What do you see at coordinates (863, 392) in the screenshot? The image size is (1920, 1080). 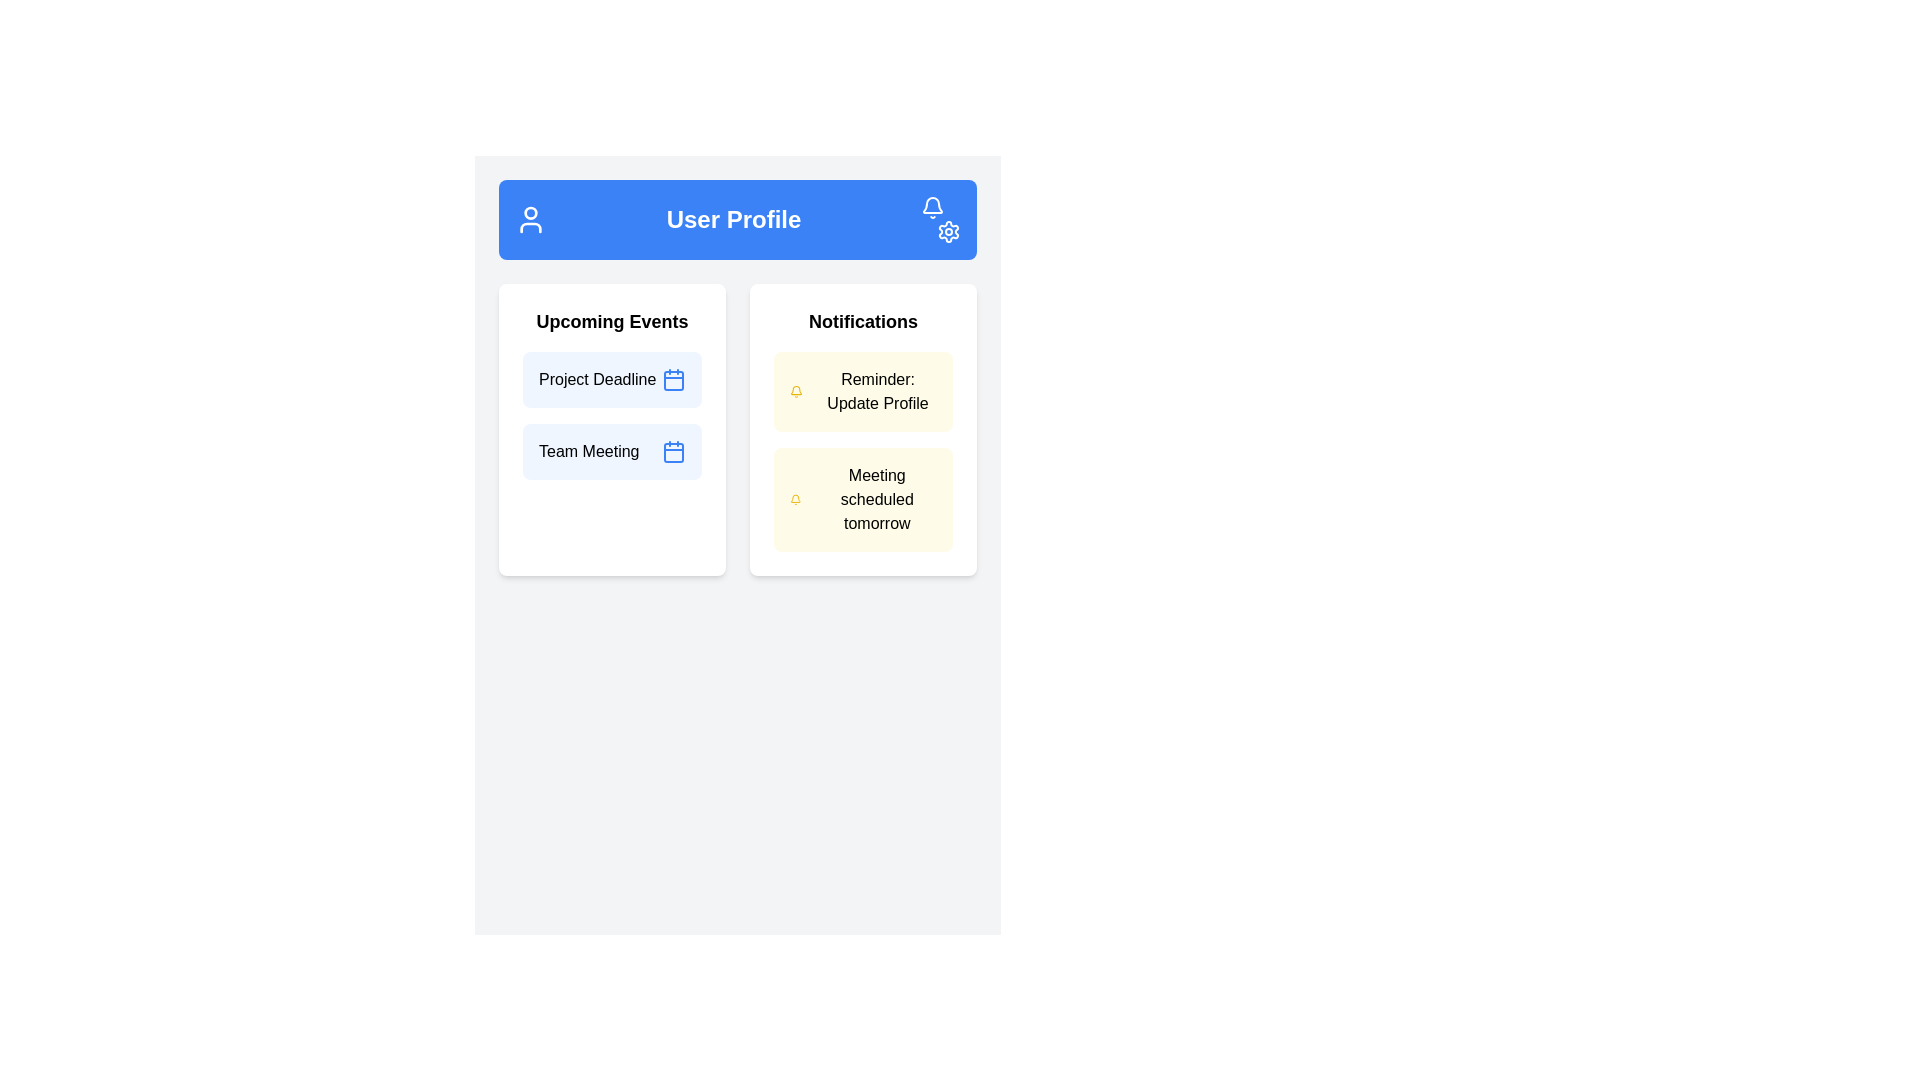 I see `the Notification card with a yellow background and bold black text stating 'Reminder: Update Profile', located in the right panel under 'Notifications'` at bounding box center [863, 392].